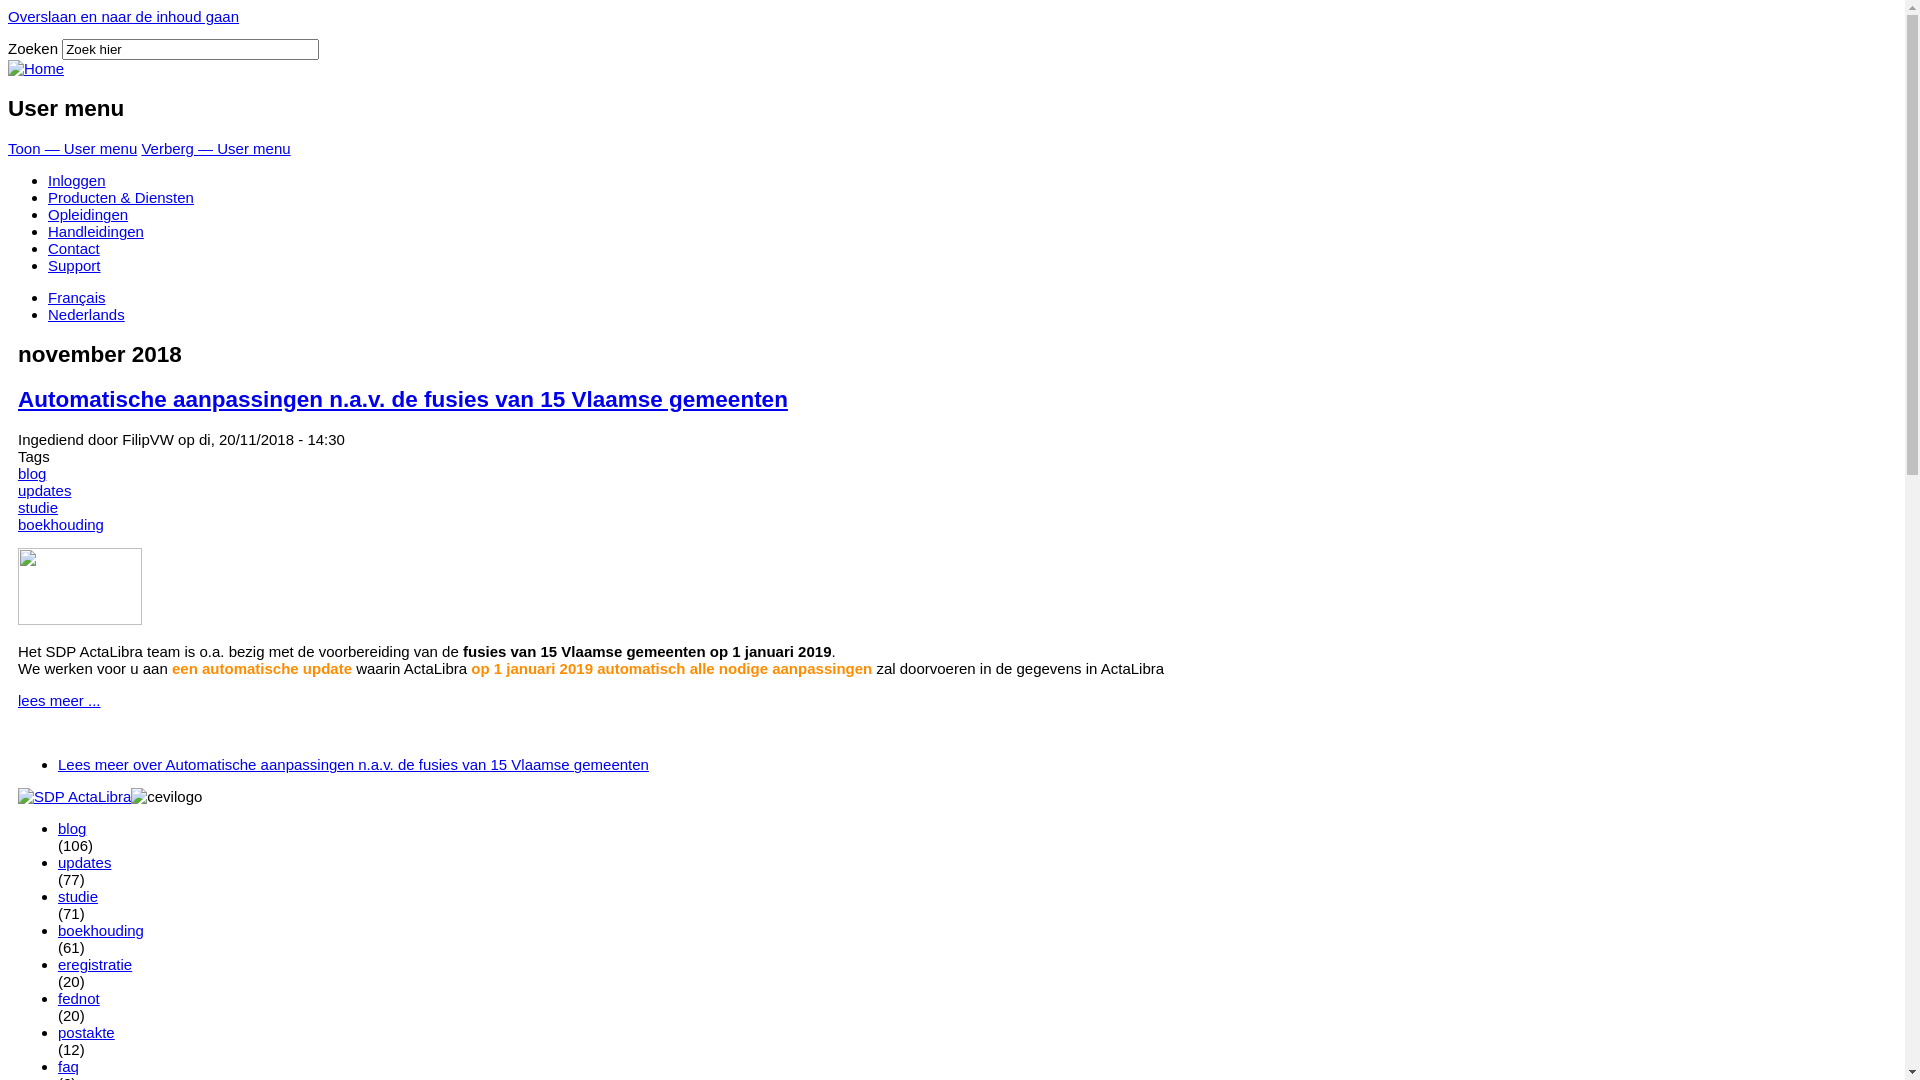  Describe the element at coordinates (35, 67) in the screenshot. I see `'Home'` at that location.